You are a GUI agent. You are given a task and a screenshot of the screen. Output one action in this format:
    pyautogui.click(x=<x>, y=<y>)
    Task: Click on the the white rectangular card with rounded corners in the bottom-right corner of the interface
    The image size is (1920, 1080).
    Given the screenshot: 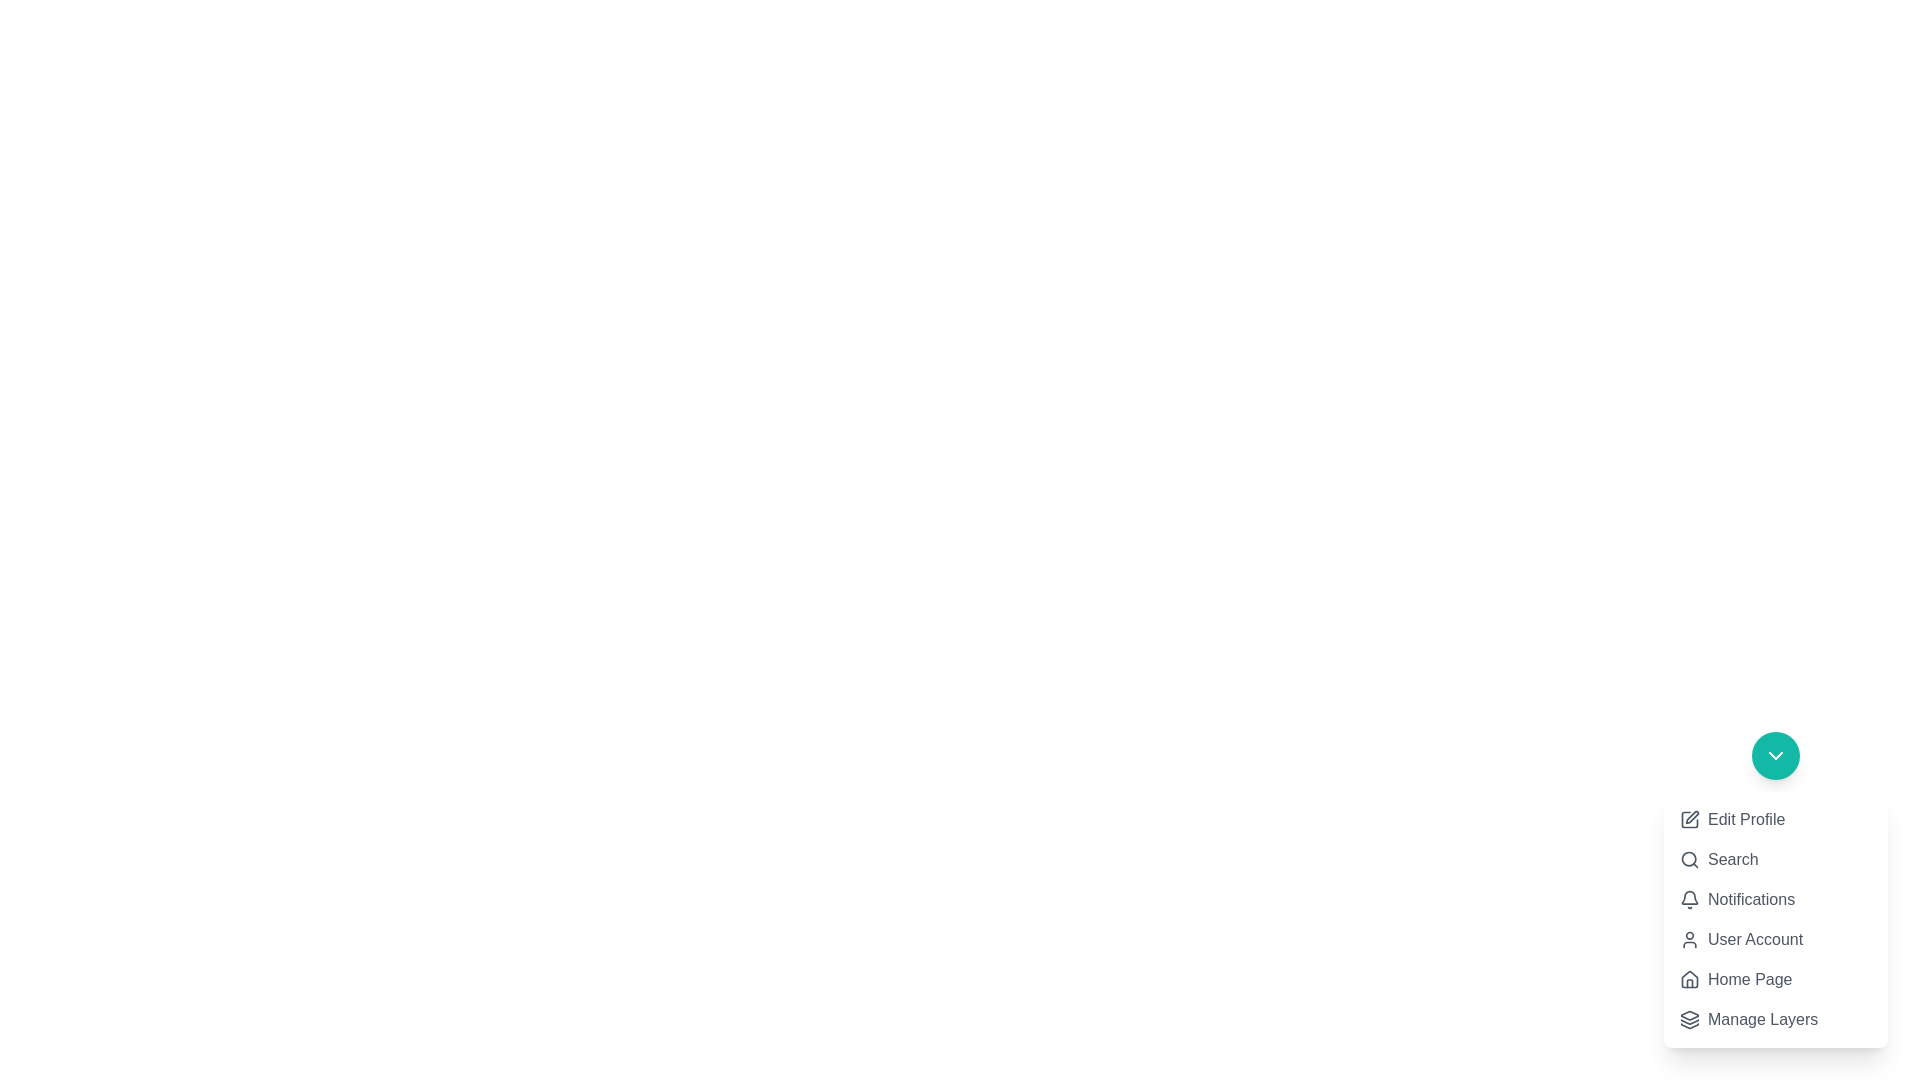 What is the action you would take?
    pyautogui.click(x=1776, y=920)
    